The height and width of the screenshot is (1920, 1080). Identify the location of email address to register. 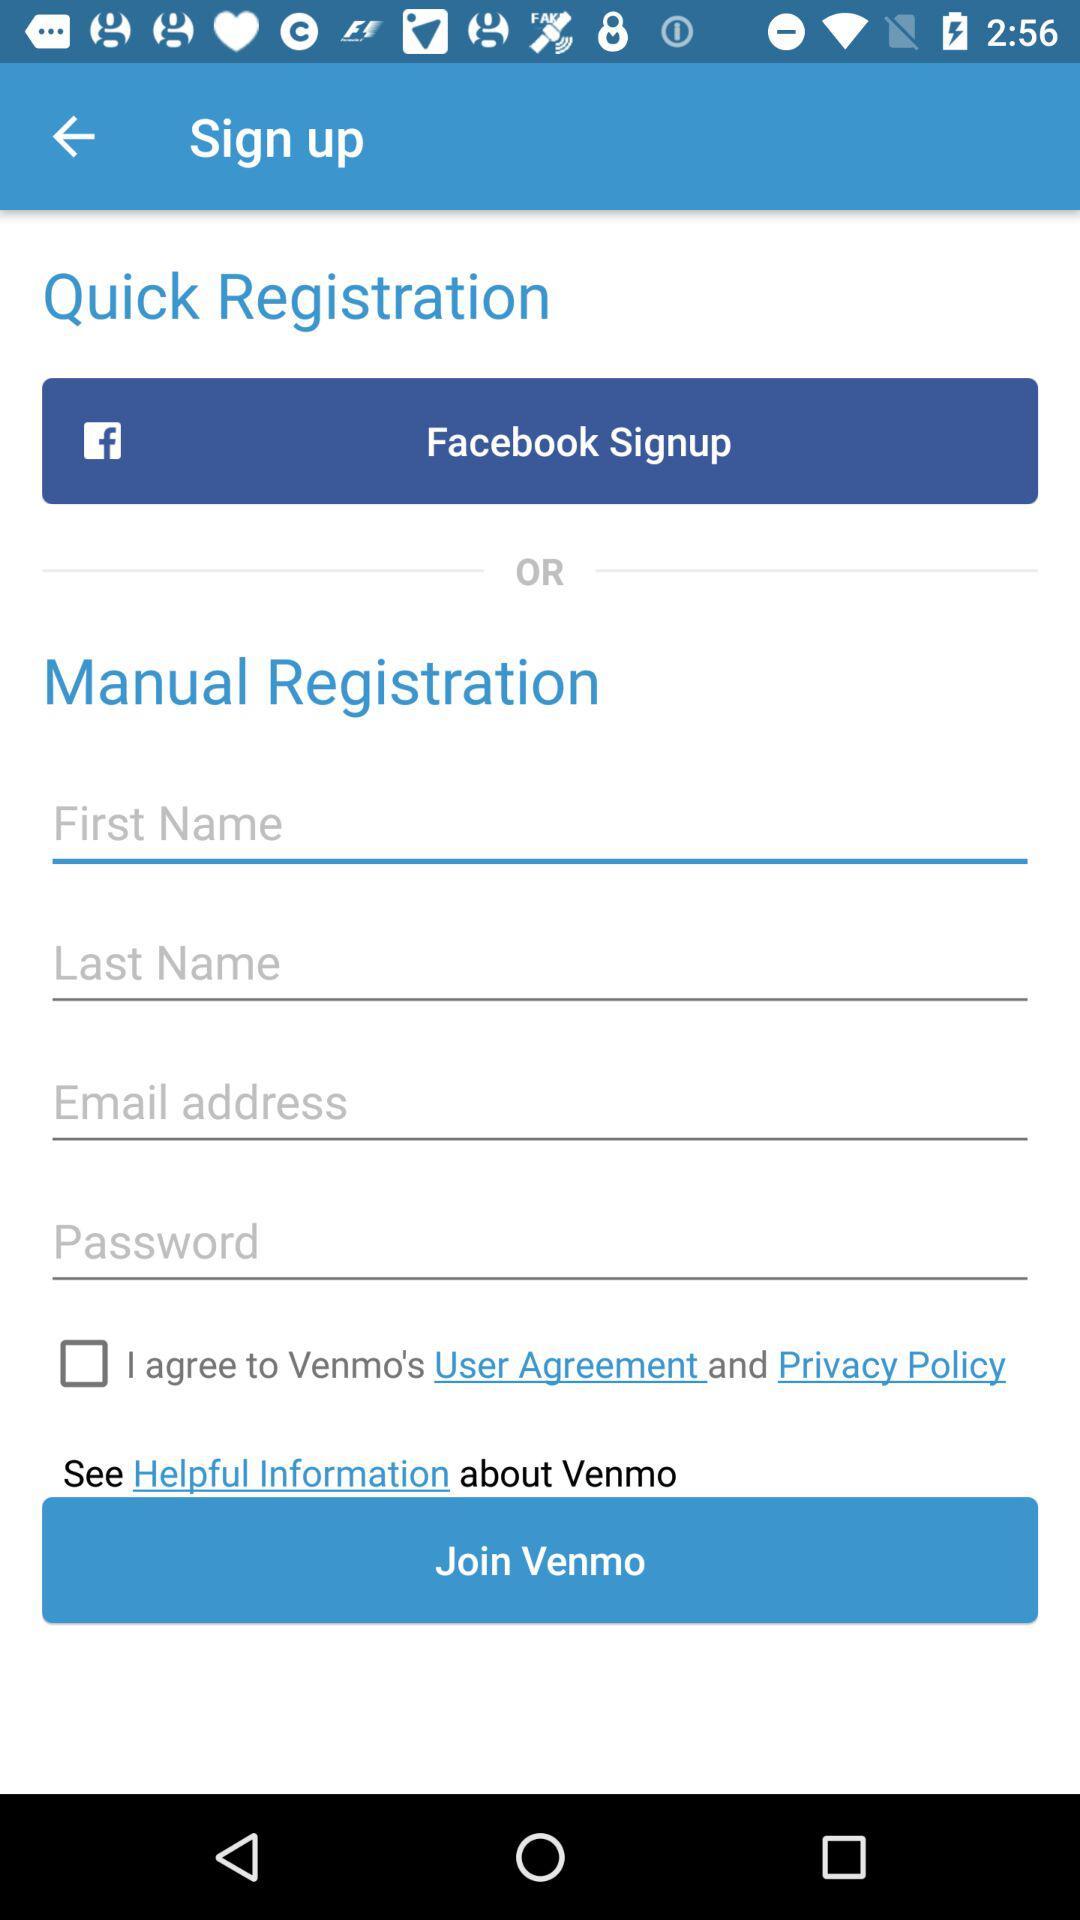
(540, 1100).